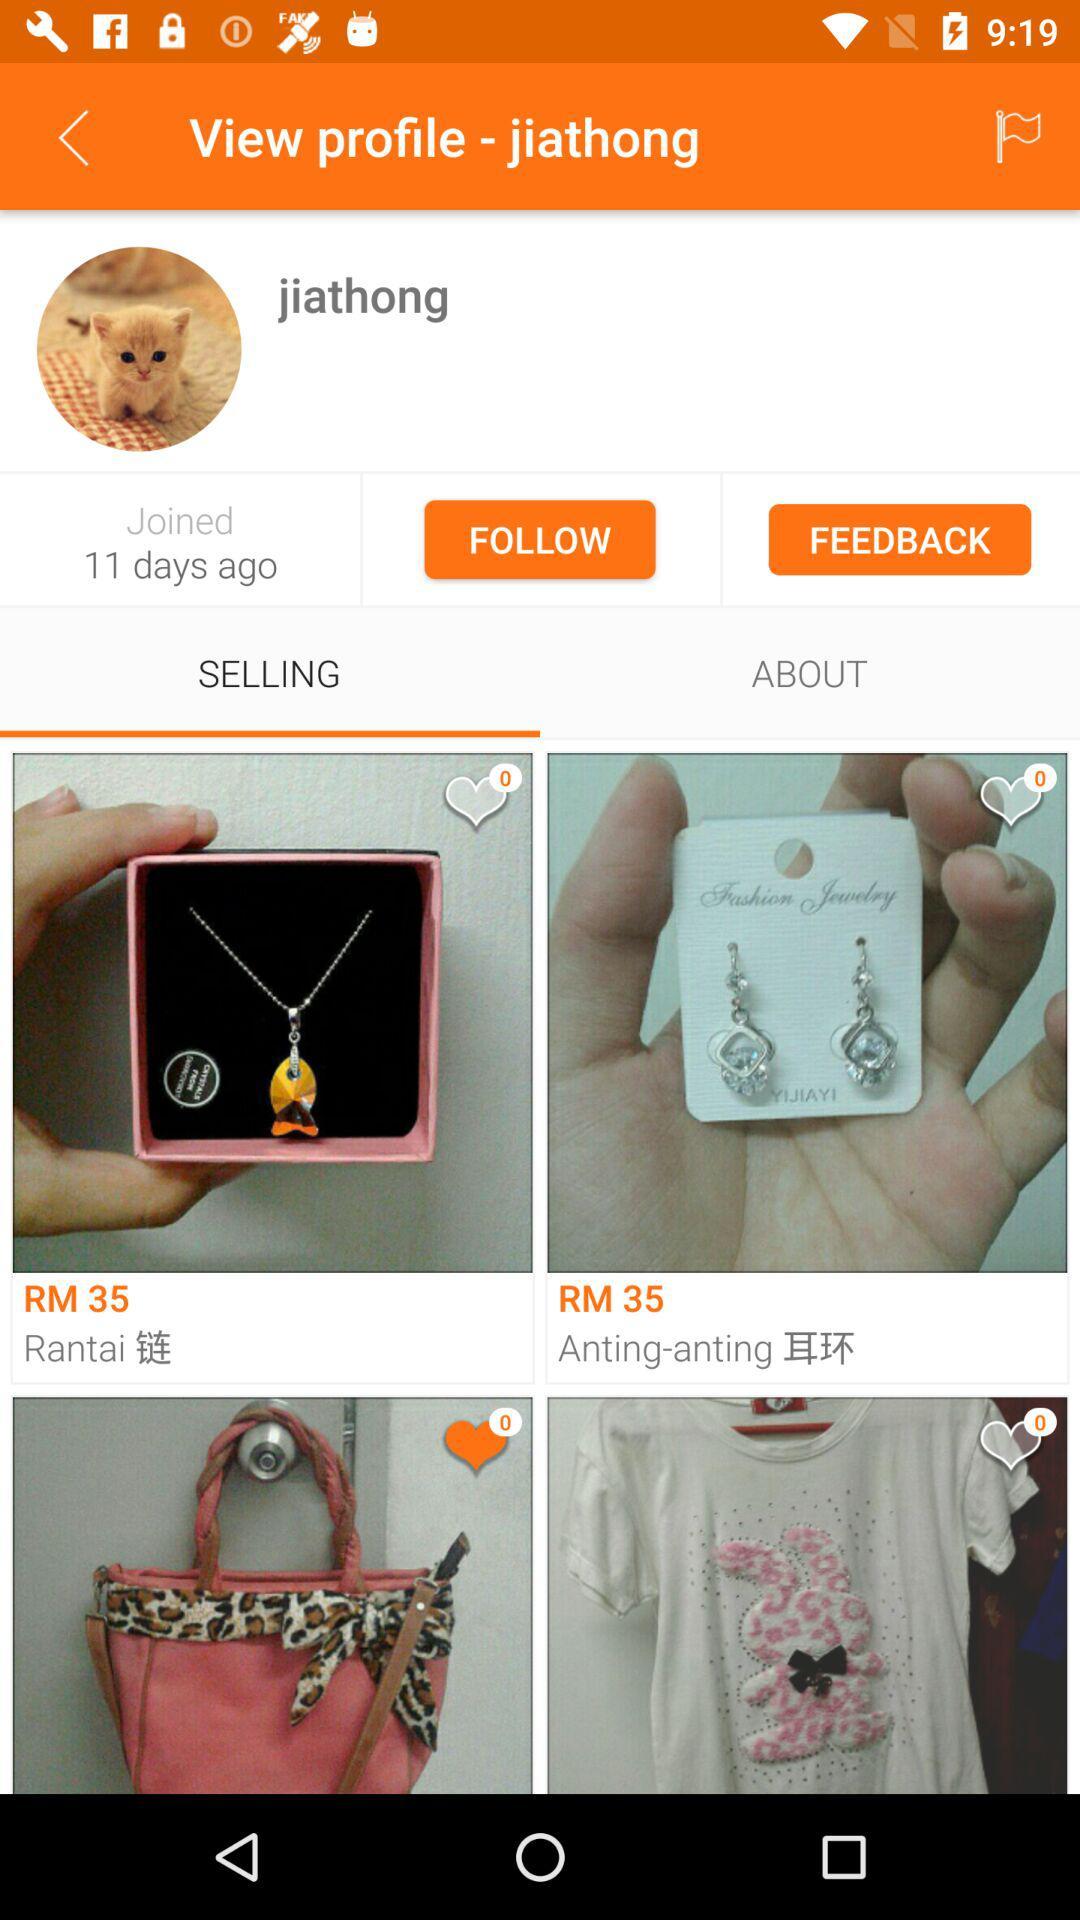 The image size is (1080, 1920). I want to click on profile picture, so click(138, 349).